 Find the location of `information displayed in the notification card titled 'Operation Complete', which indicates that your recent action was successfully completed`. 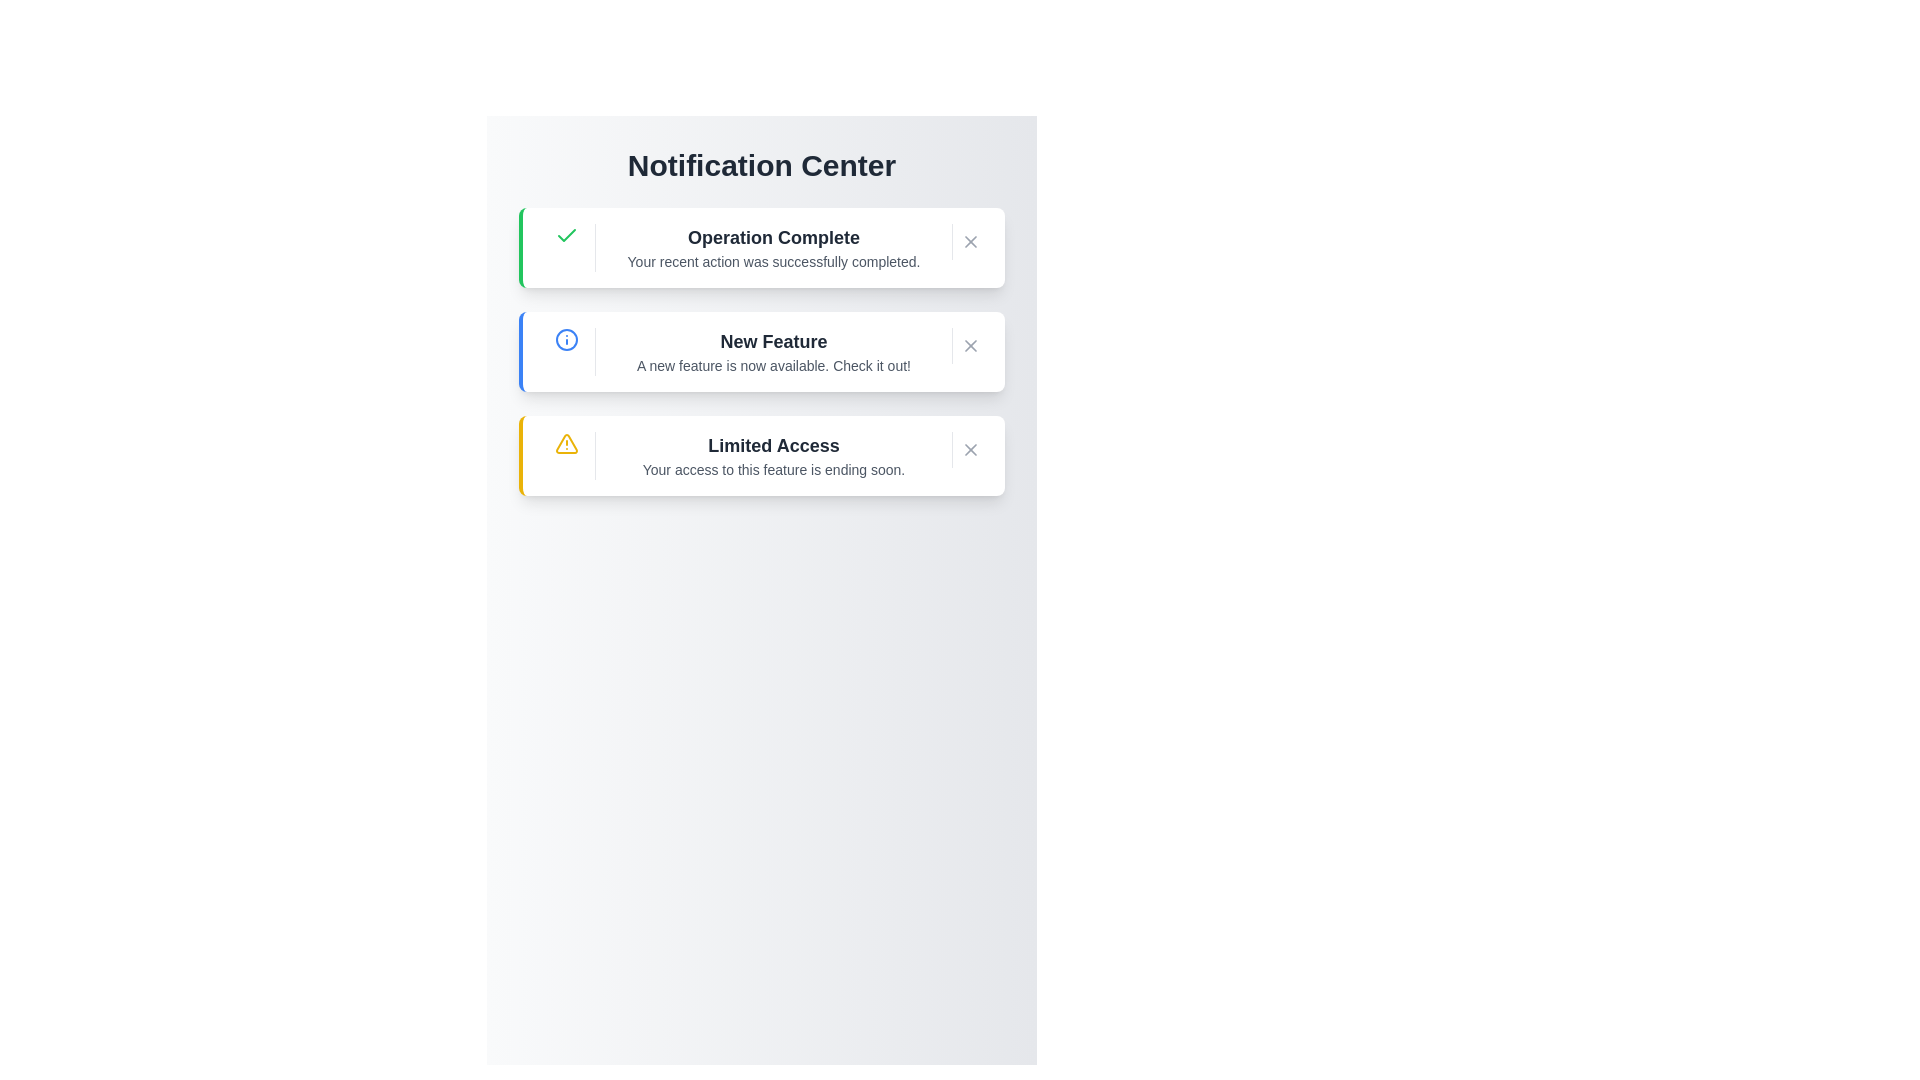

information displayed in the notification card titled 'Operation Complete', which indicates that your recent action was successfully completed is located at coordinates (772, 246).